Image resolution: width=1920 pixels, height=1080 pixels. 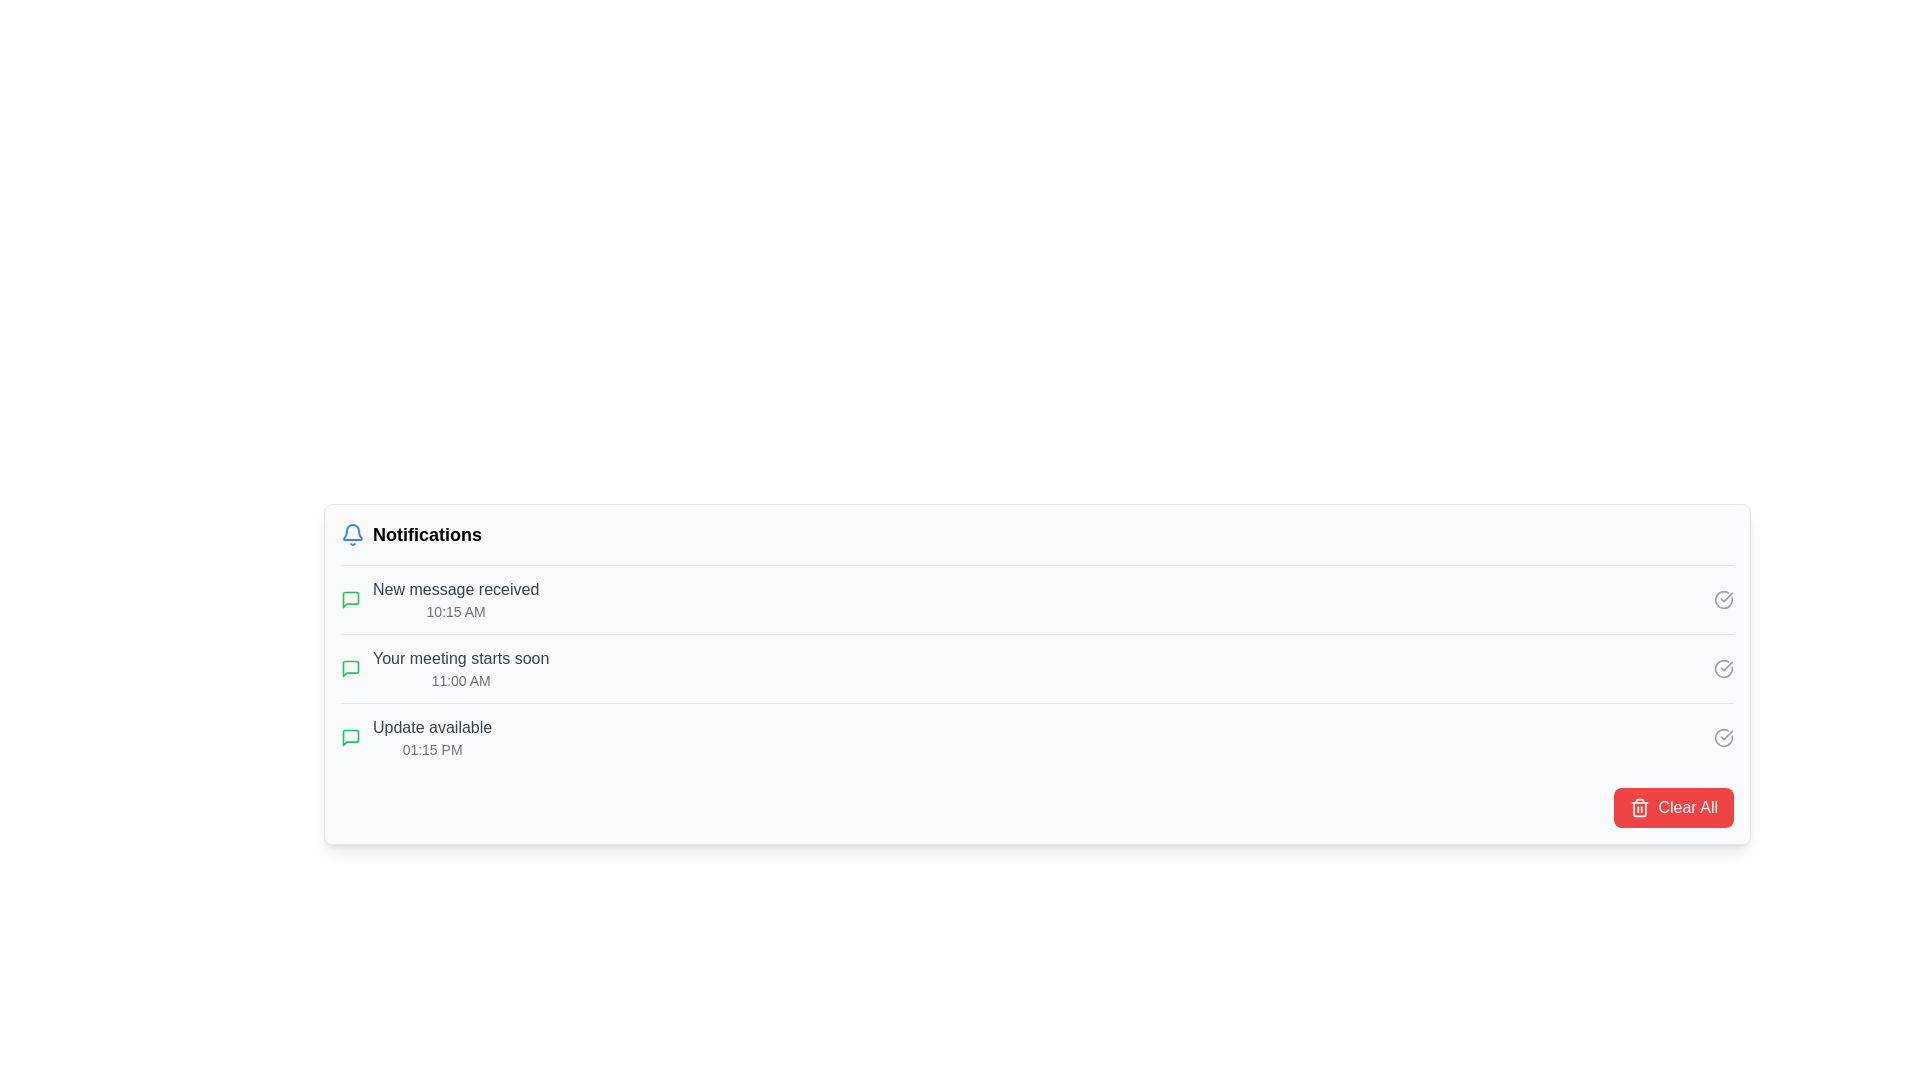 What do you see at coordinates (431, 737) in the screenshot?
I see `notification text which is the third item in the vertically-aligned list of notifications, located directly below the 'Your meeting starts soon' notification` at bounding box center [431, 737].